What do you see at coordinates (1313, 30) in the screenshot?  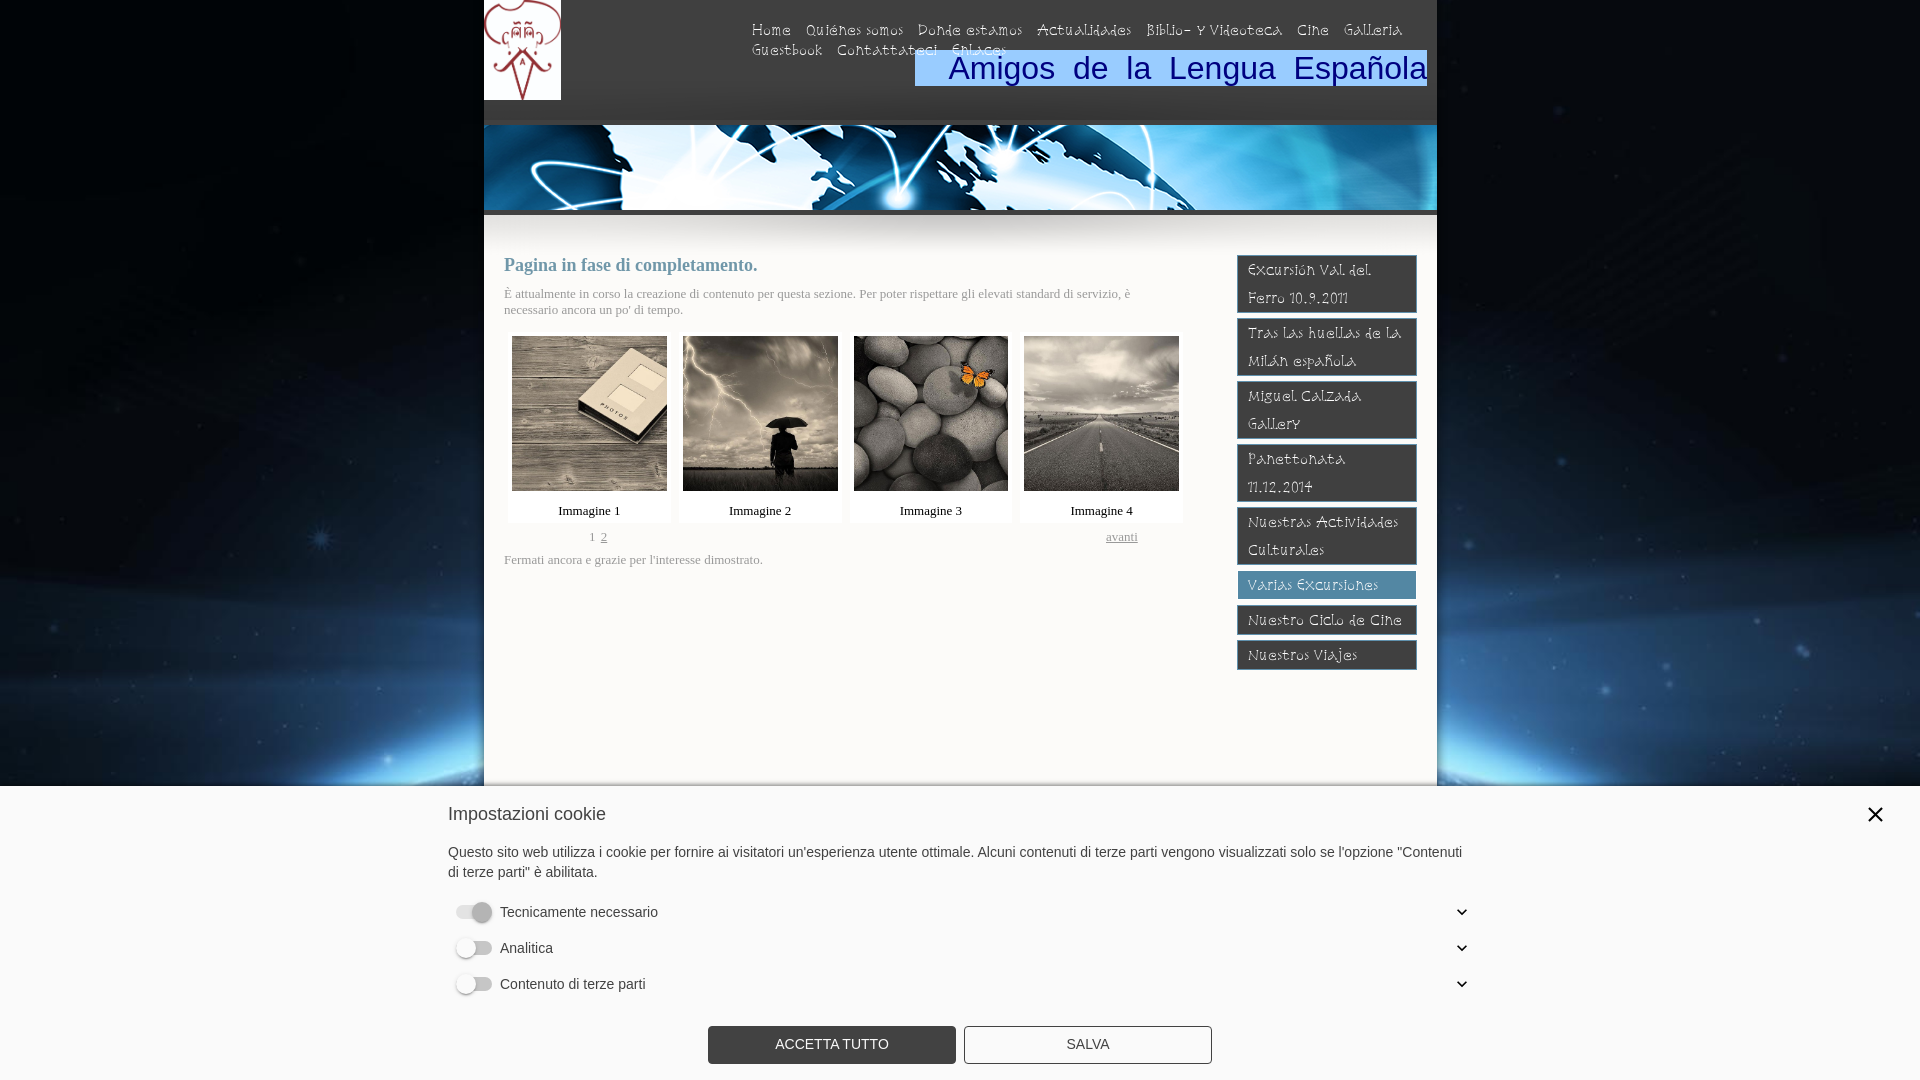 I see `'Cine'` at bounding box center [1313, 30].